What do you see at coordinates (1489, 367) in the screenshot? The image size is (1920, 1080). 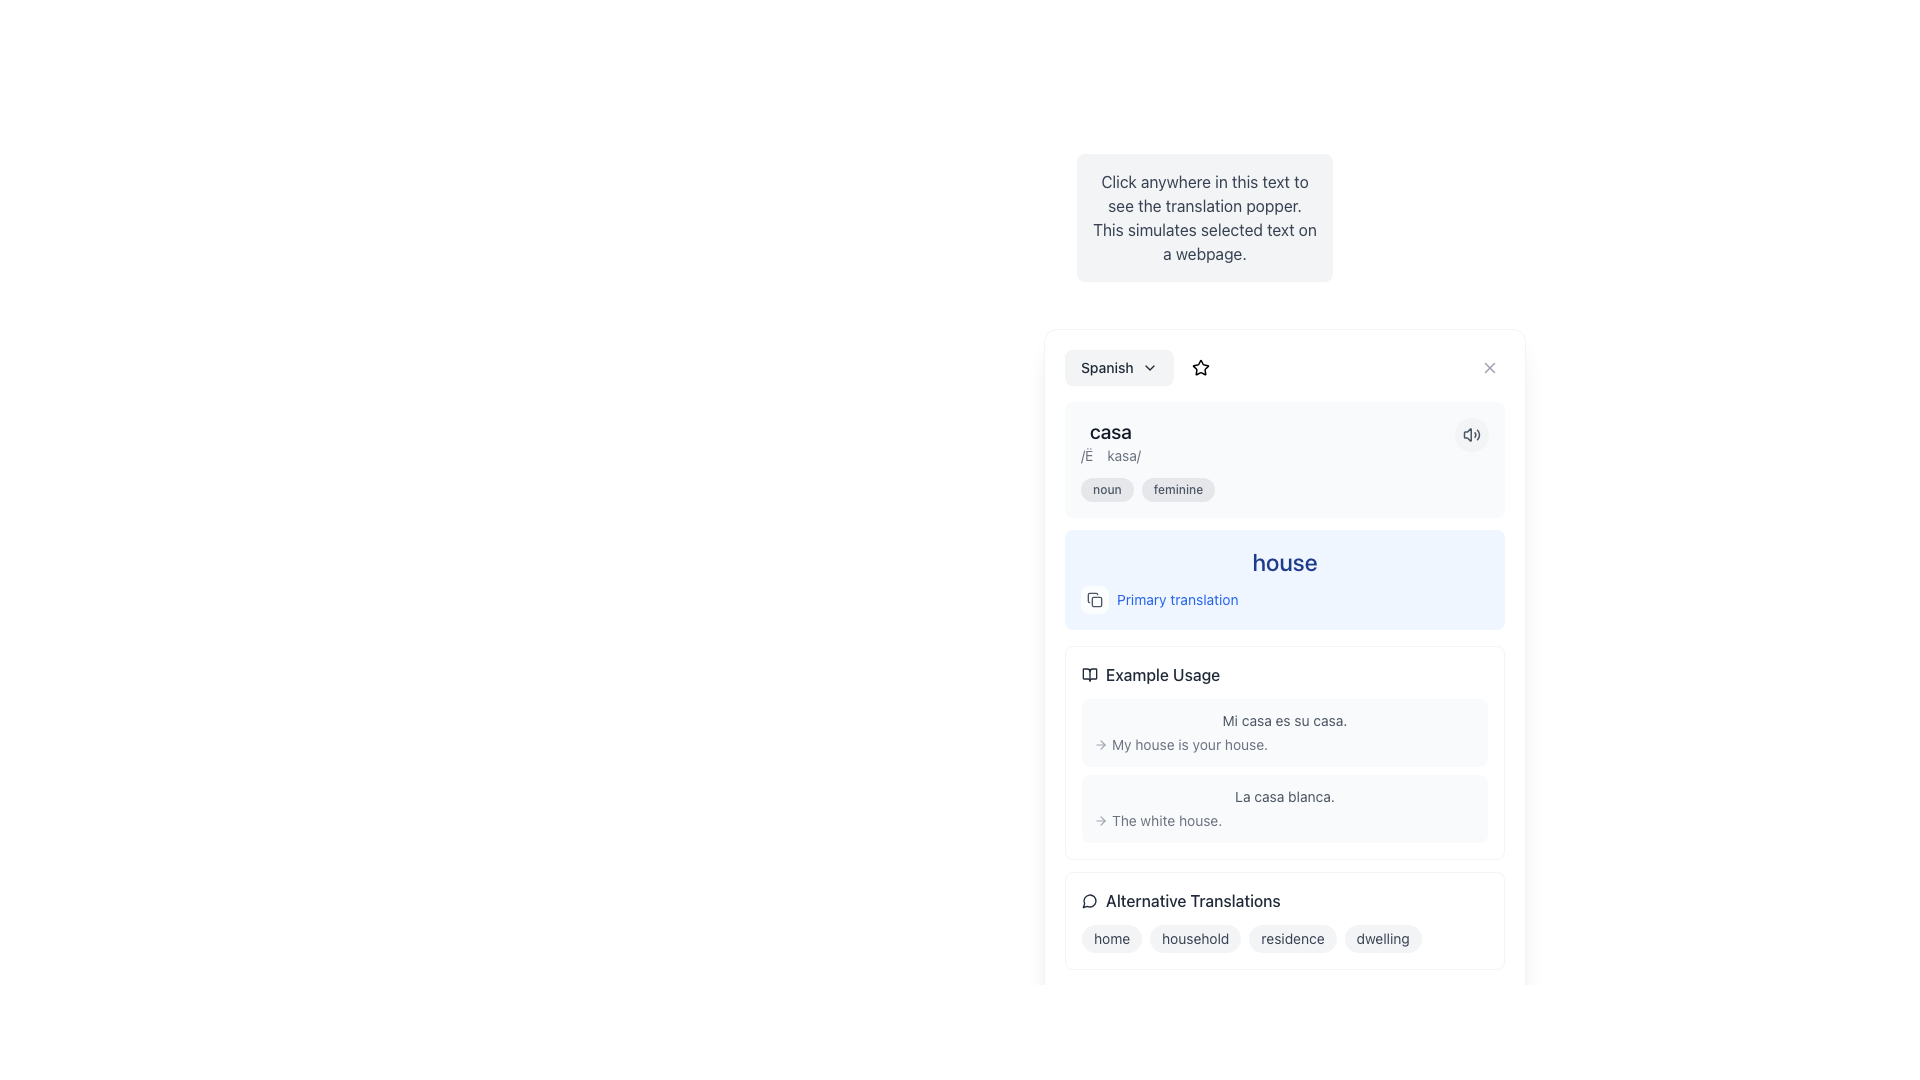 I see `the Close Icon located in the top-right corner of the modal` at bounding box center [1489, 367].